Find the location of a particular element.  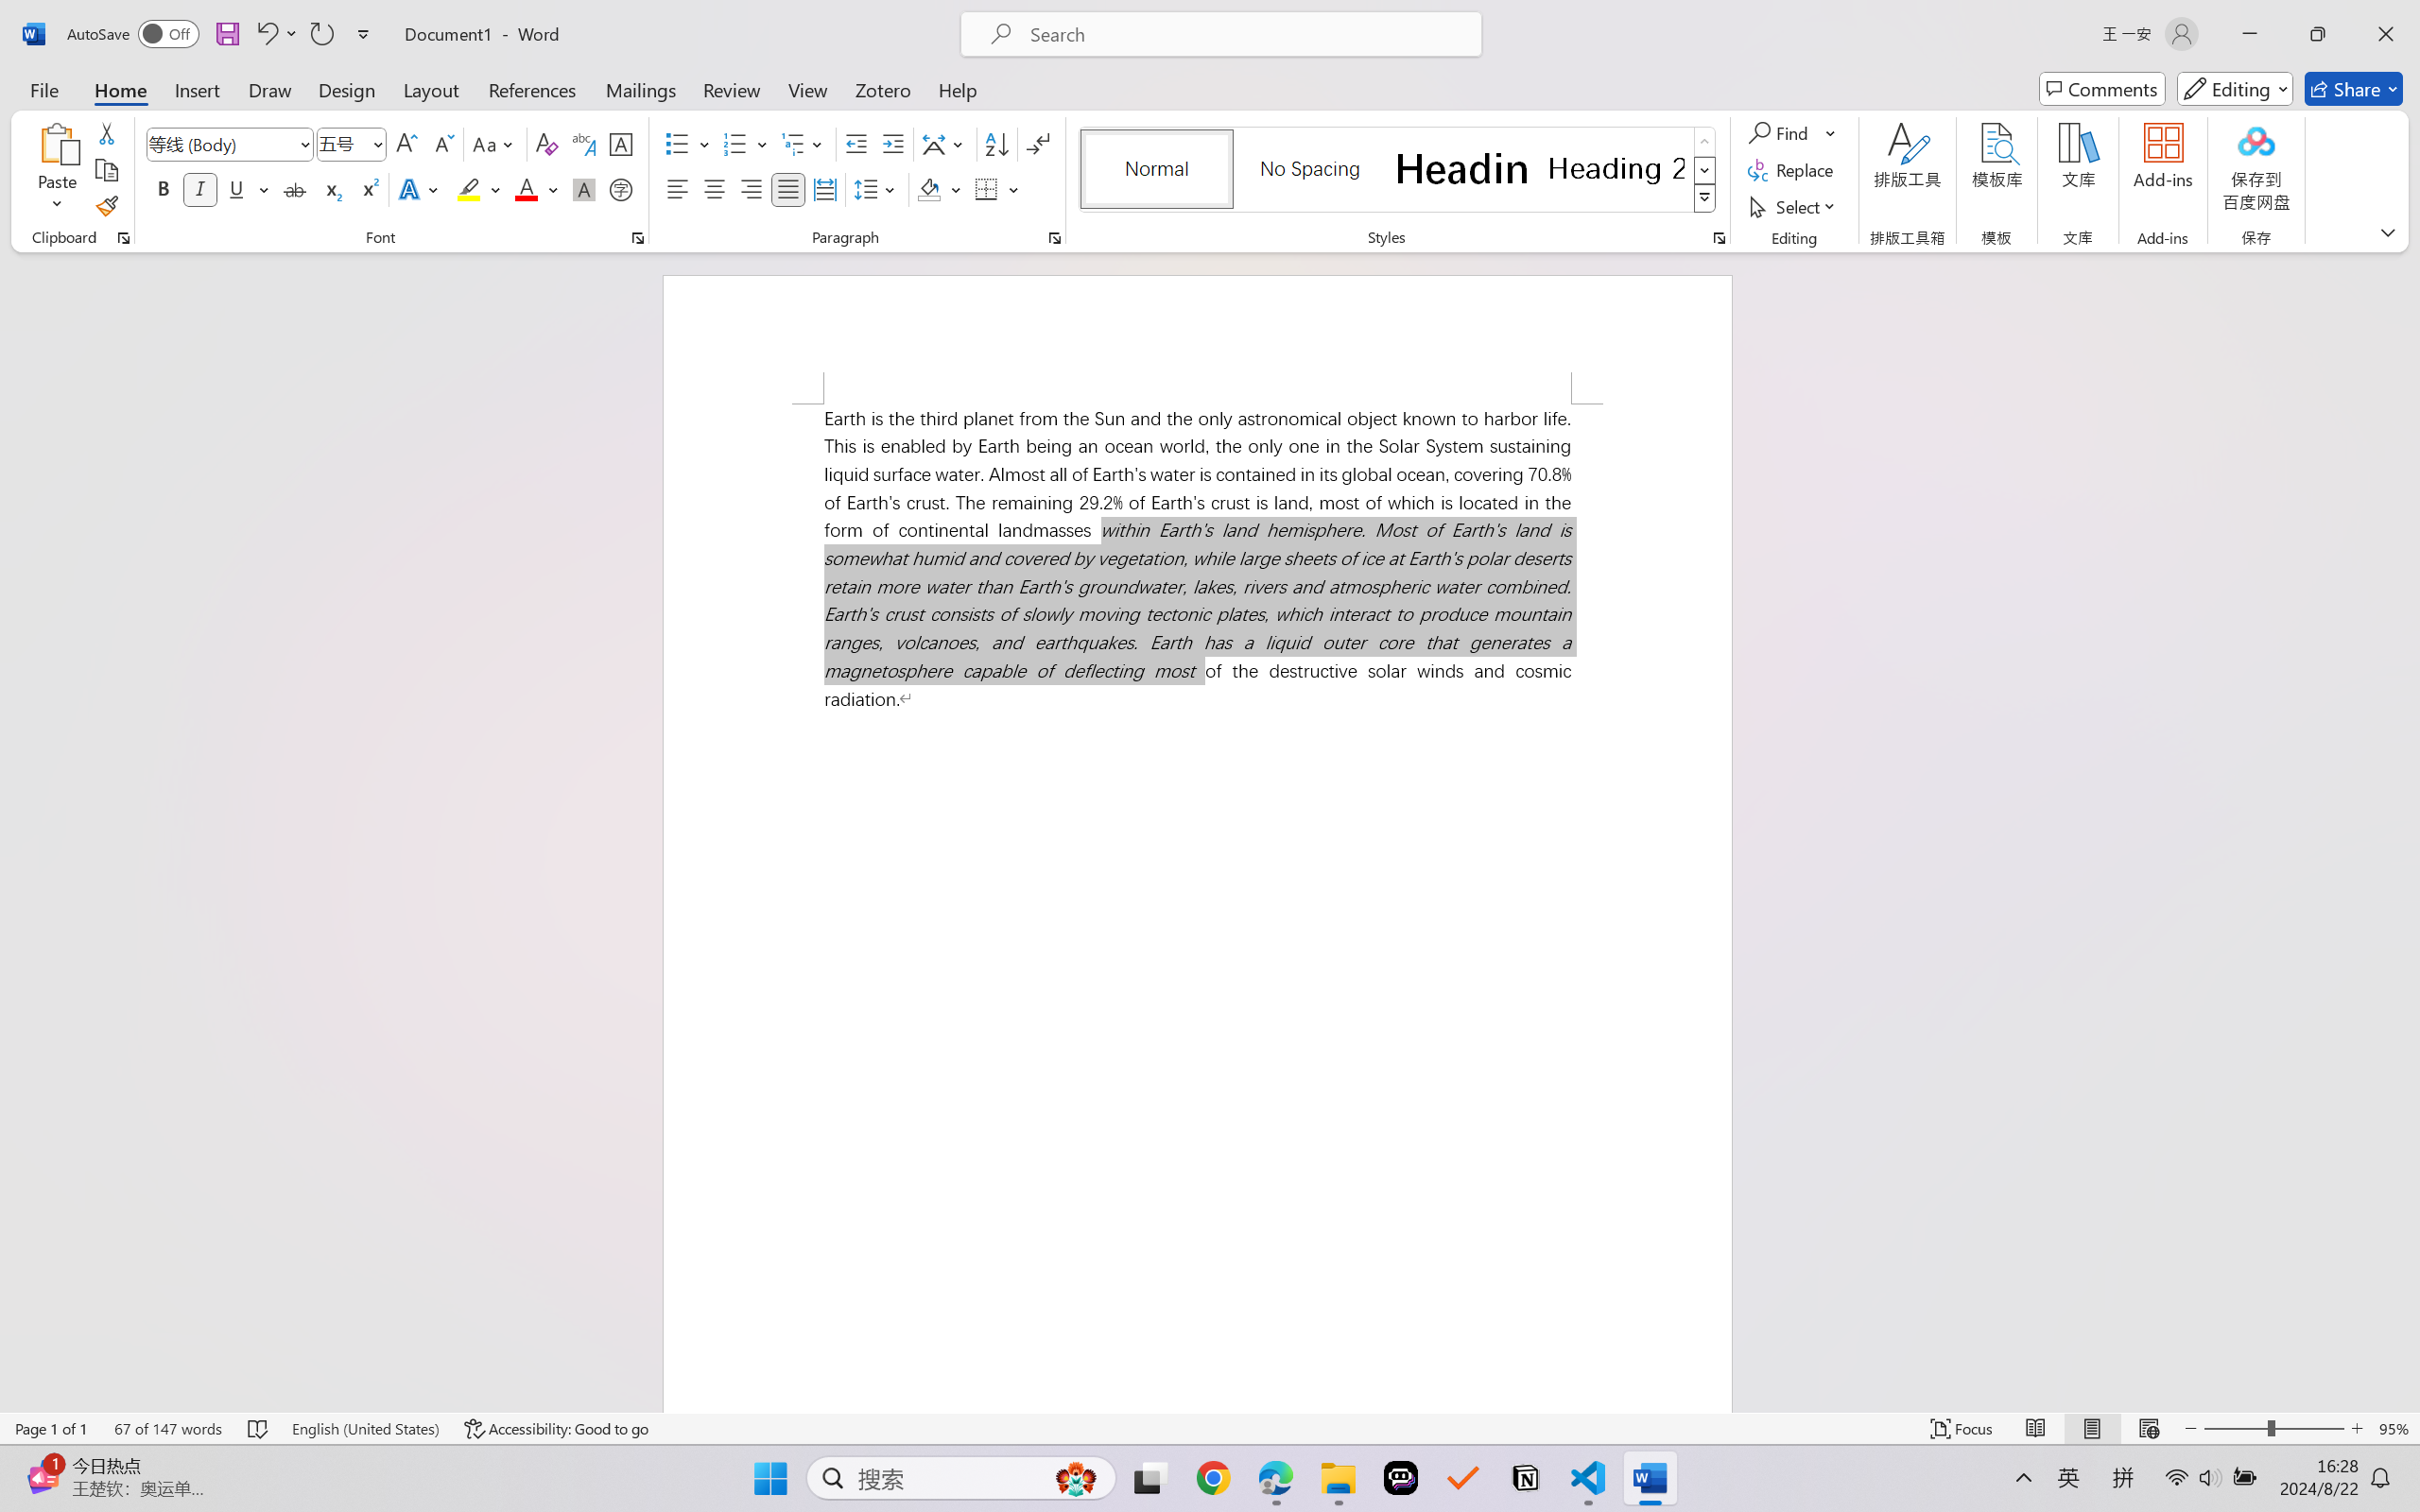

'Styles...' is located at coordinates (1718, 237).